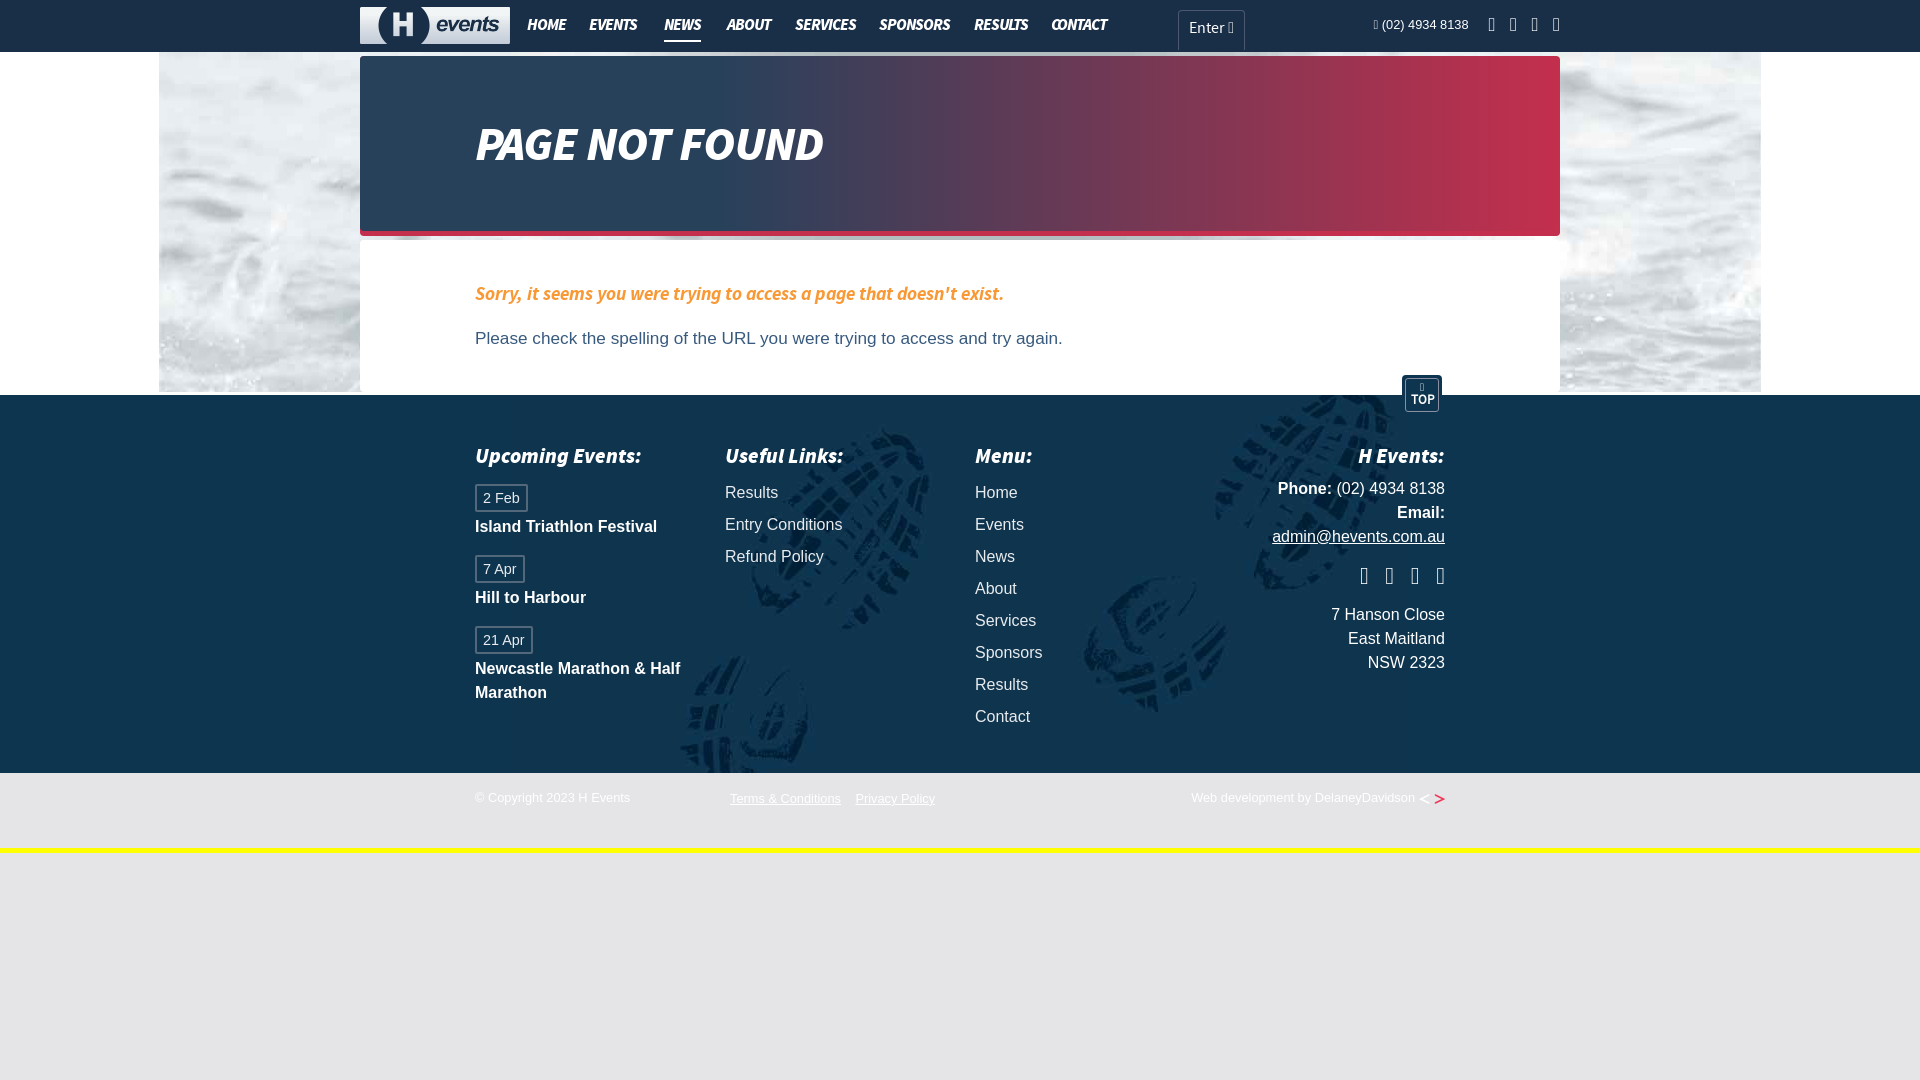 The width and height of the screenshot is (1920, 1080). Describe the element at coordinates (584, 583) in the screenshot. I see `'7 Apr` at that location.